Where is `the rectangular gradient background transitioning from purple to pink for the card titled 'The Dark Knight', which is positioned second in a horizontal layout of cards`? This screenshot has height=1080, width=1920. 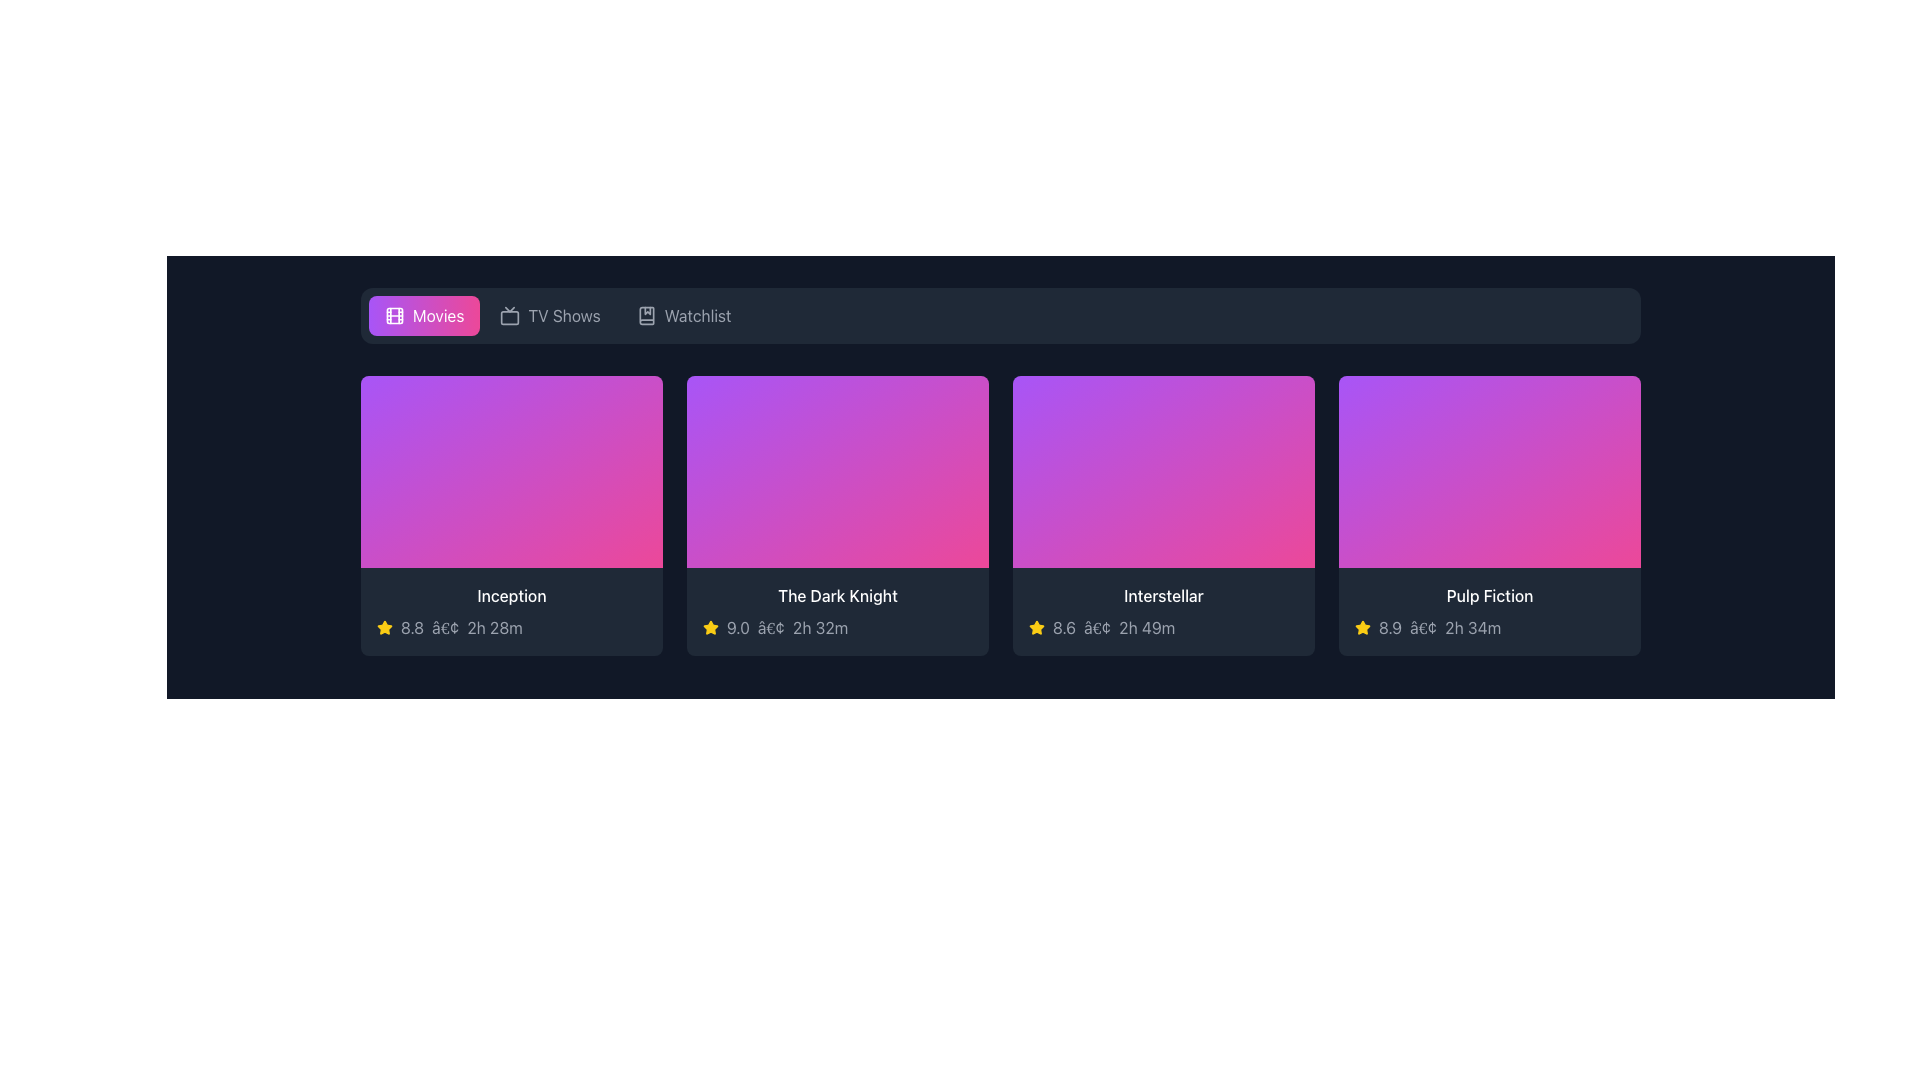 the rectangular gradient background transitioning from purple to pink for the card titled 'The Dark Knight', which is positioned second in a horizontal layout of cards is located at coordinates (838, 471).